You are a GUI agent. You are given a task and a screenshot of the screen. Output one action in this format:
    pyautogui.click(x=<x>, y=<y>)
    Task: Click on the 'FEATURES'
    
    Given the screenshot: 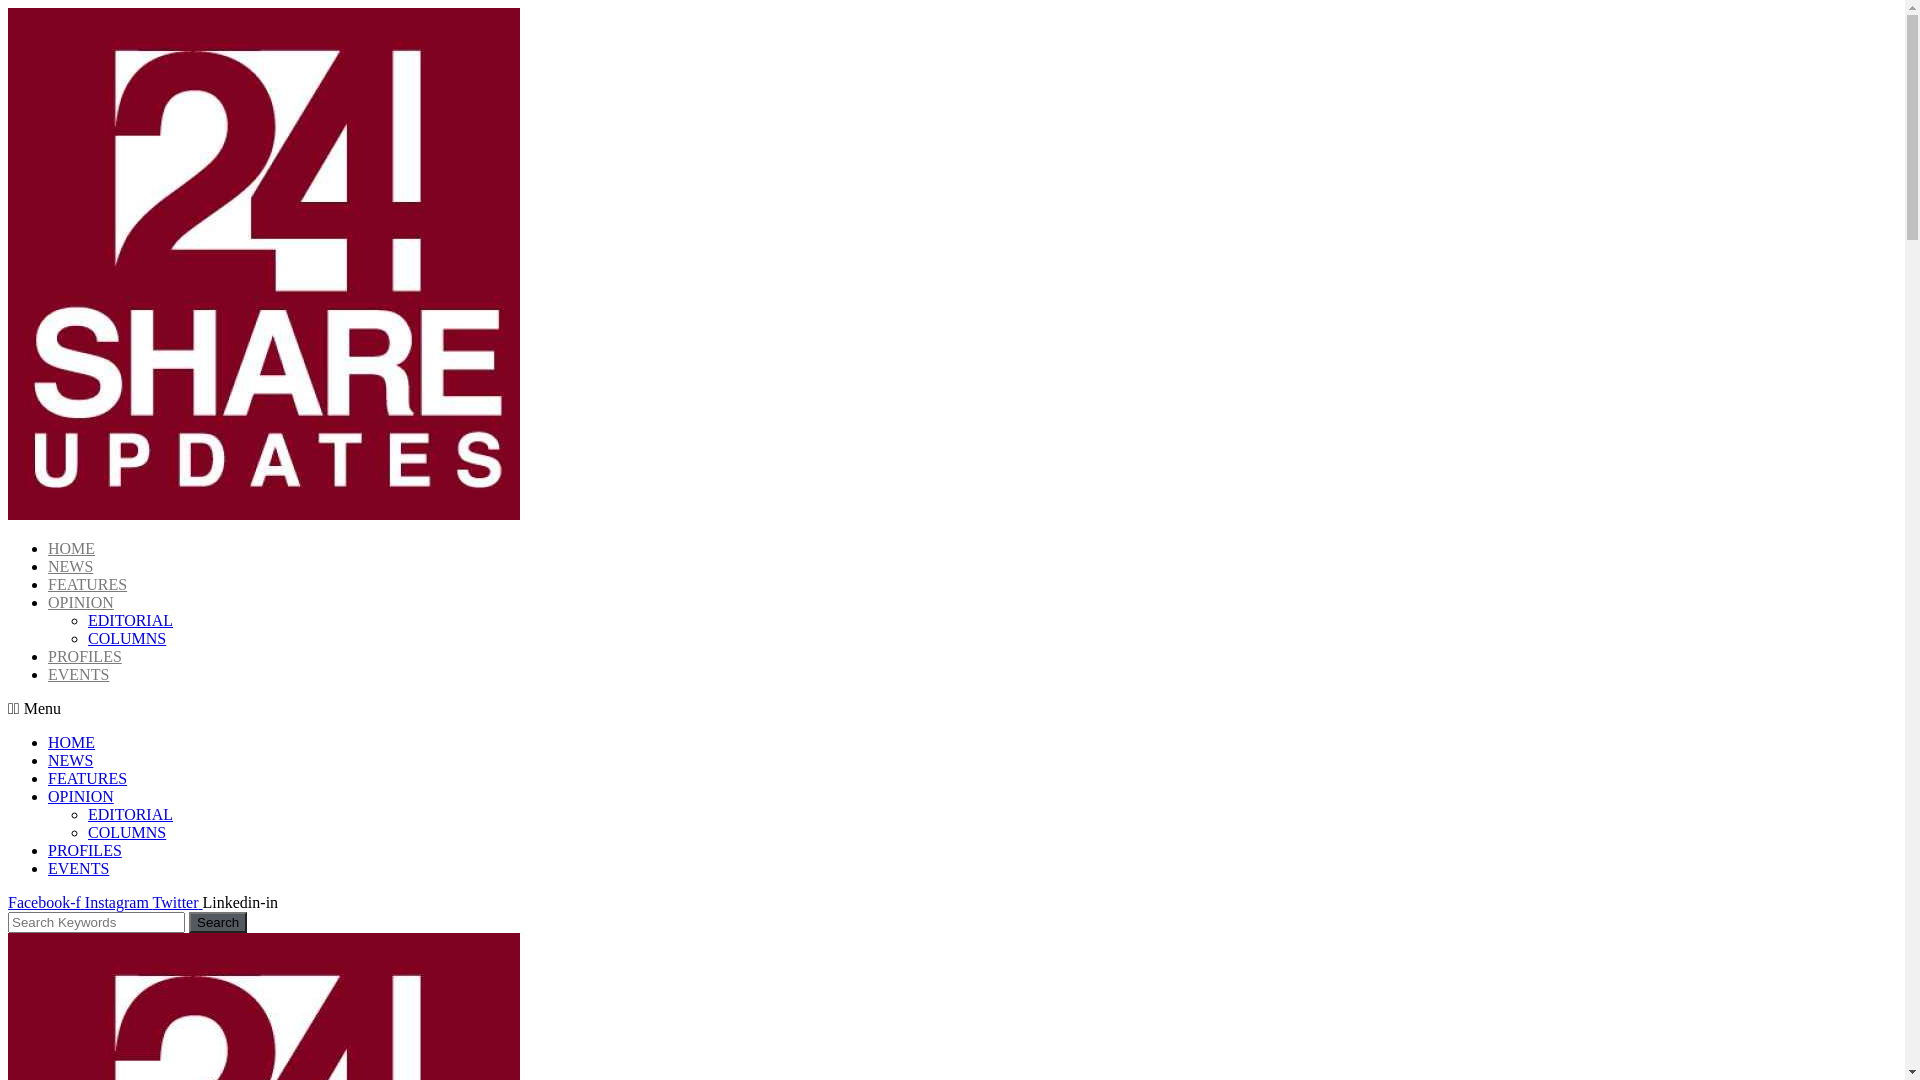 What is the action you would take?
    pyautogui.click(x=48, y=777)
    